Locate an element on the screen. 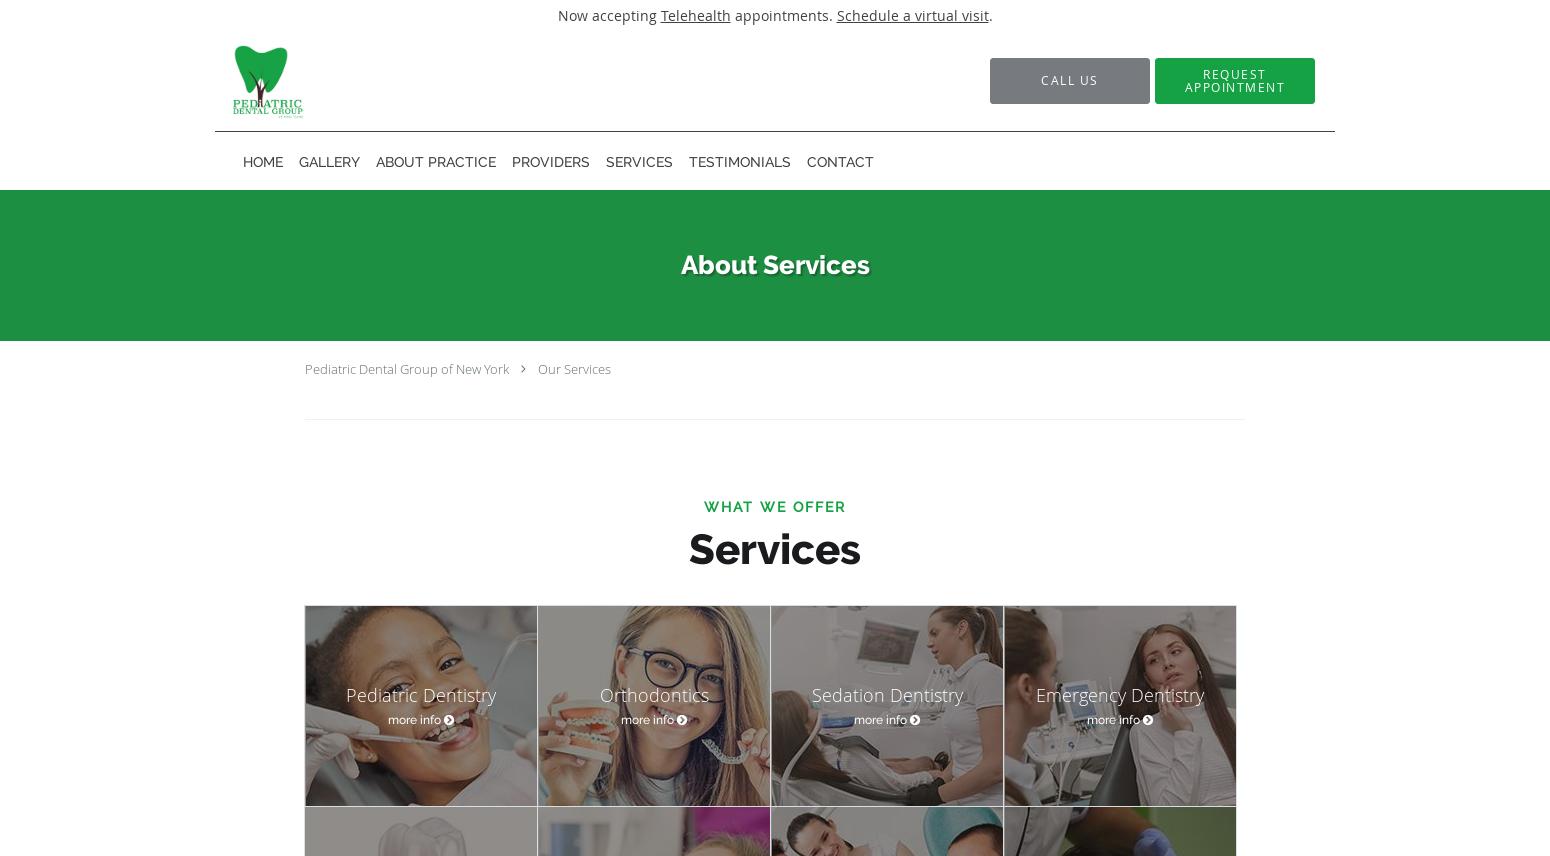 The height and width of the screenshot is (856, 1550). 'Sedation Dentistry' is located at coordinates (886, 693).